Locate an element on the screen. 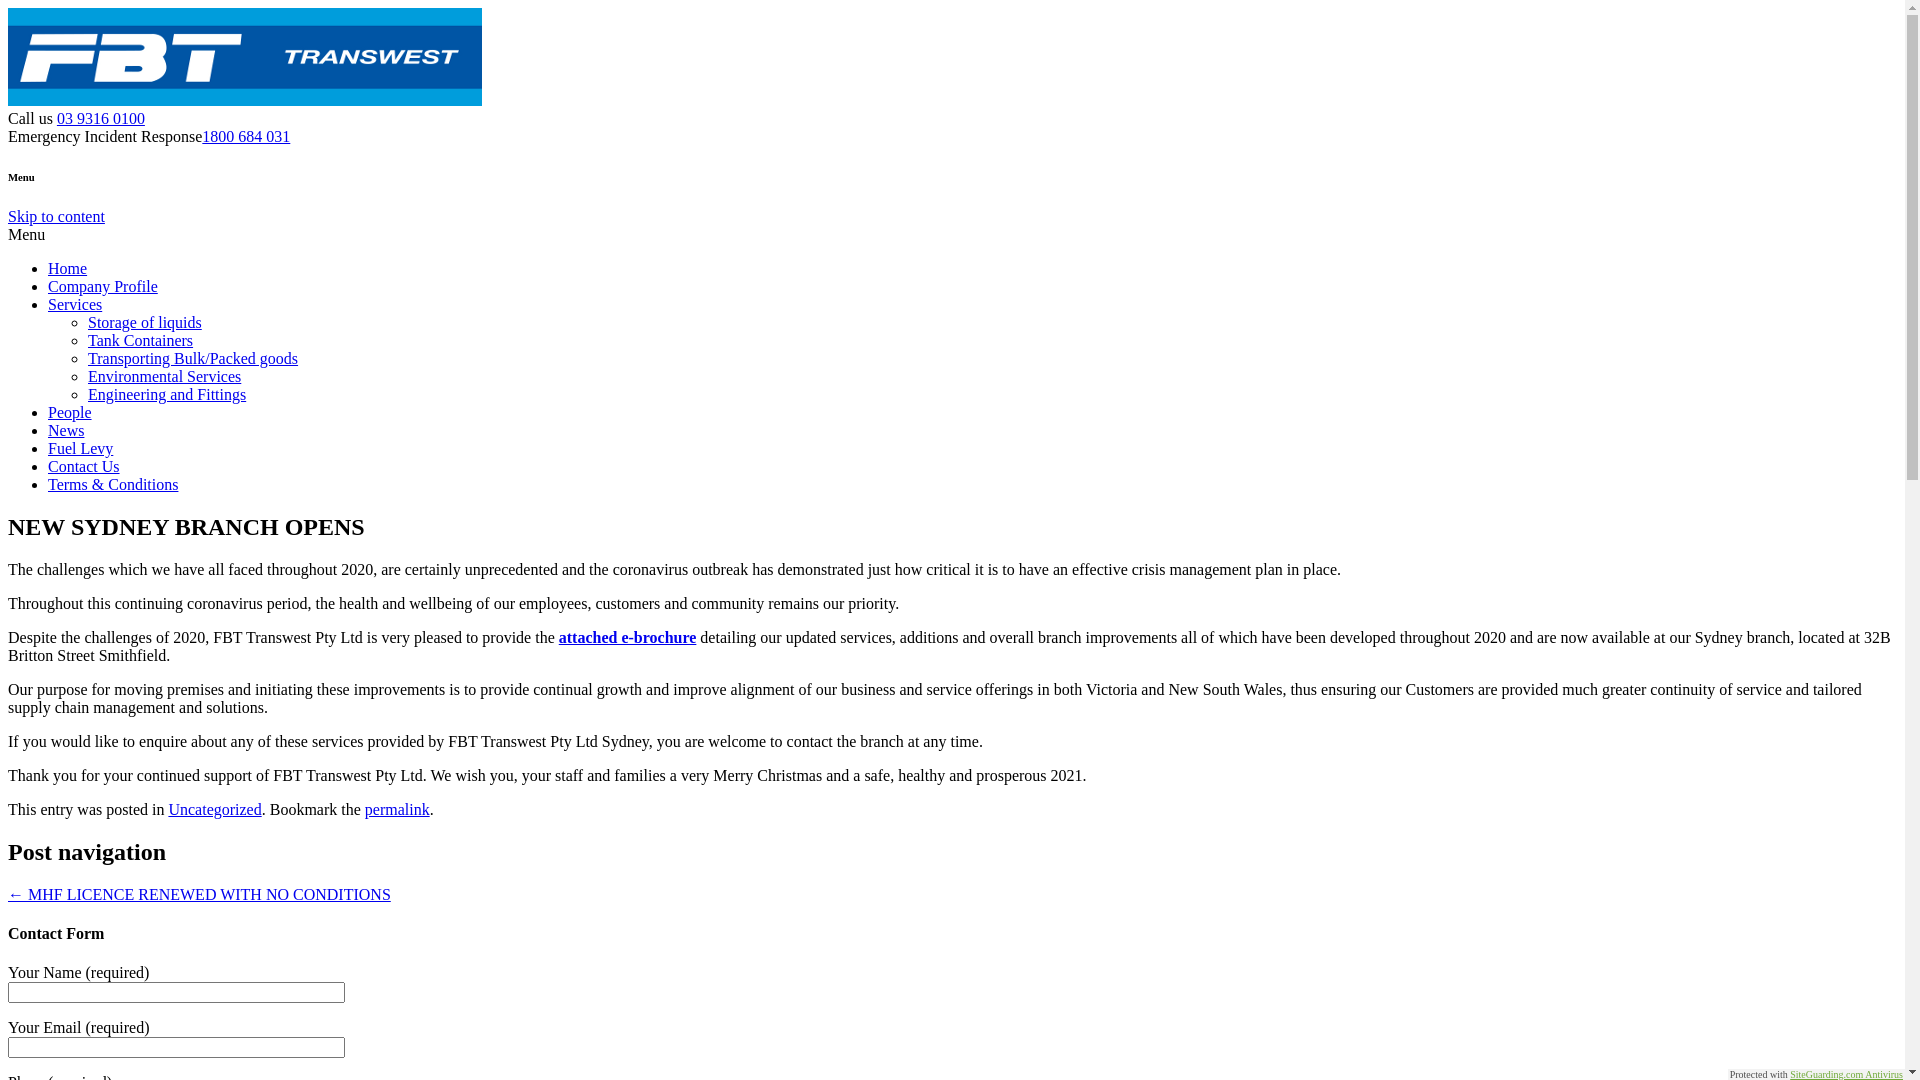 This screenshot has width=1920, height=1080. 'Services' is located at coordinates (75, 304).